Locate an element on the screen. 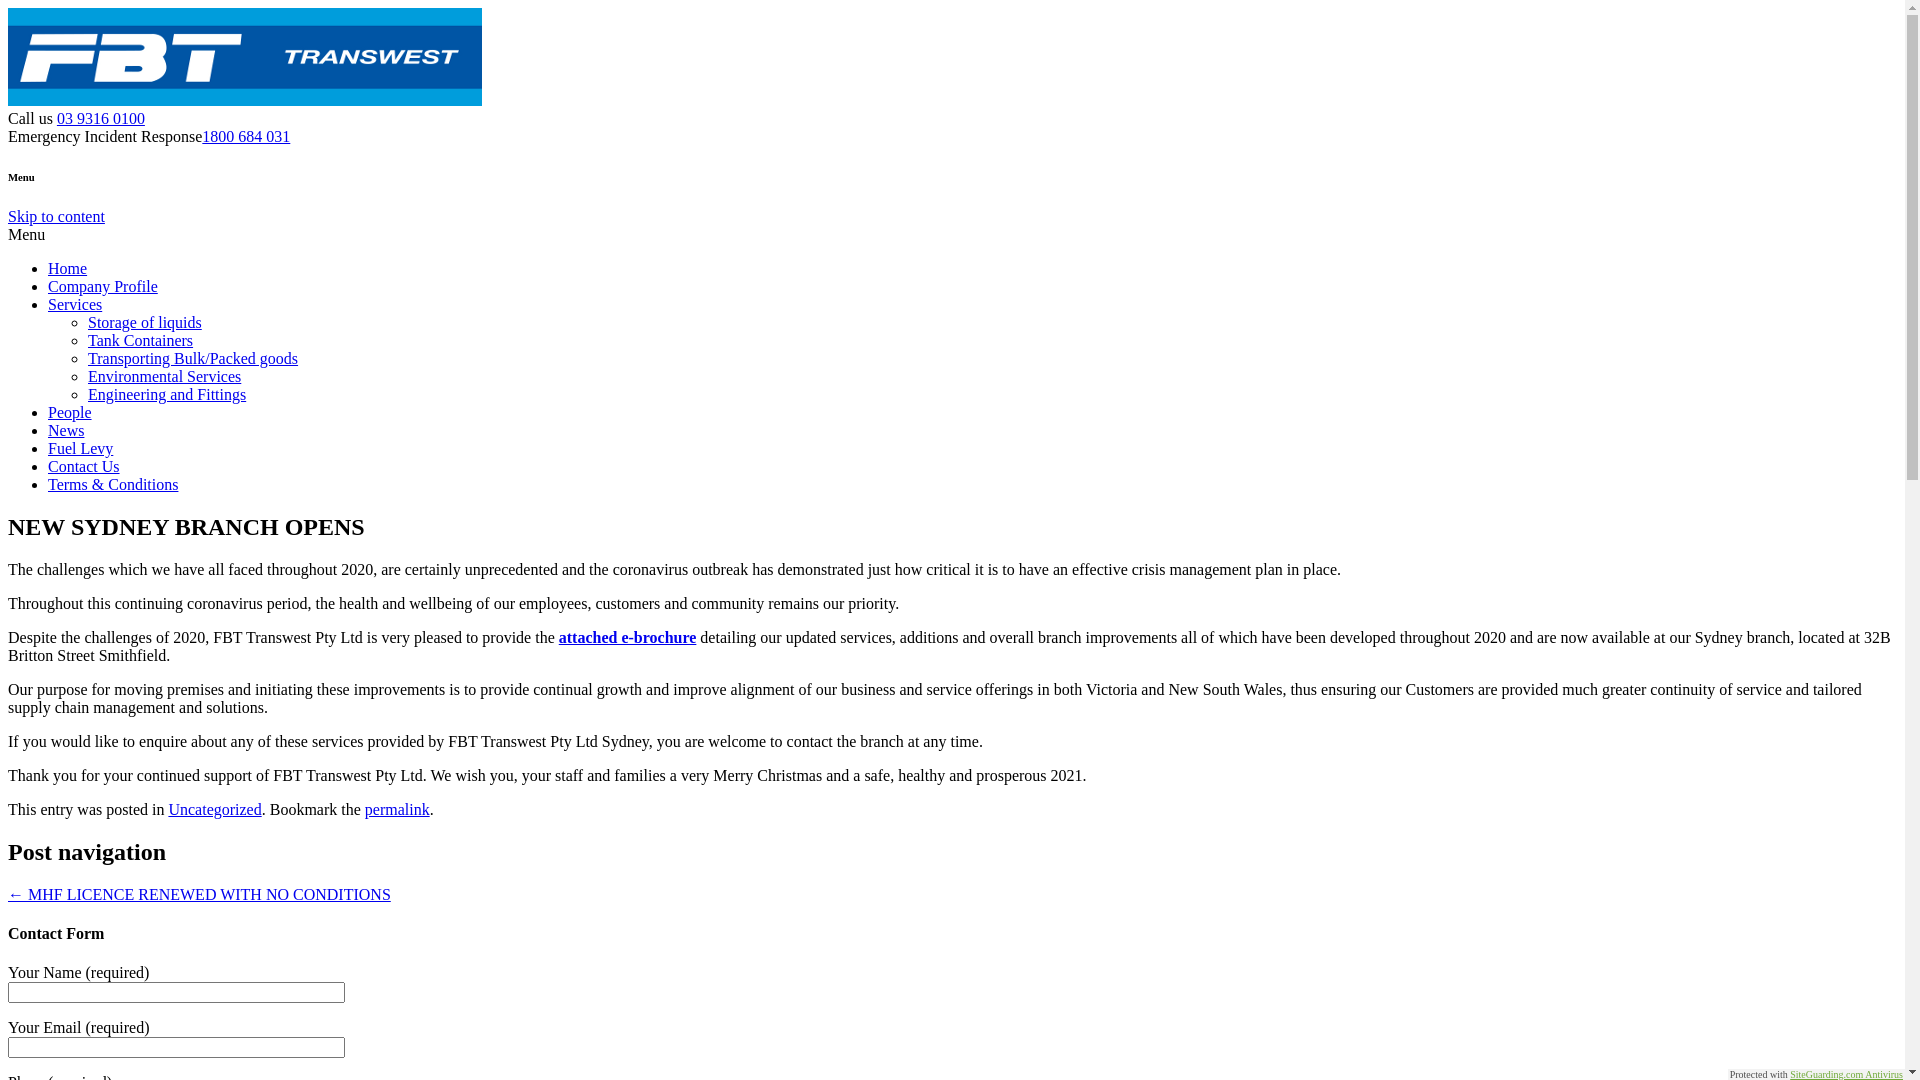 This screenshot has width=1920, height=1080. 'Services' is located at coordinates (75, 304).